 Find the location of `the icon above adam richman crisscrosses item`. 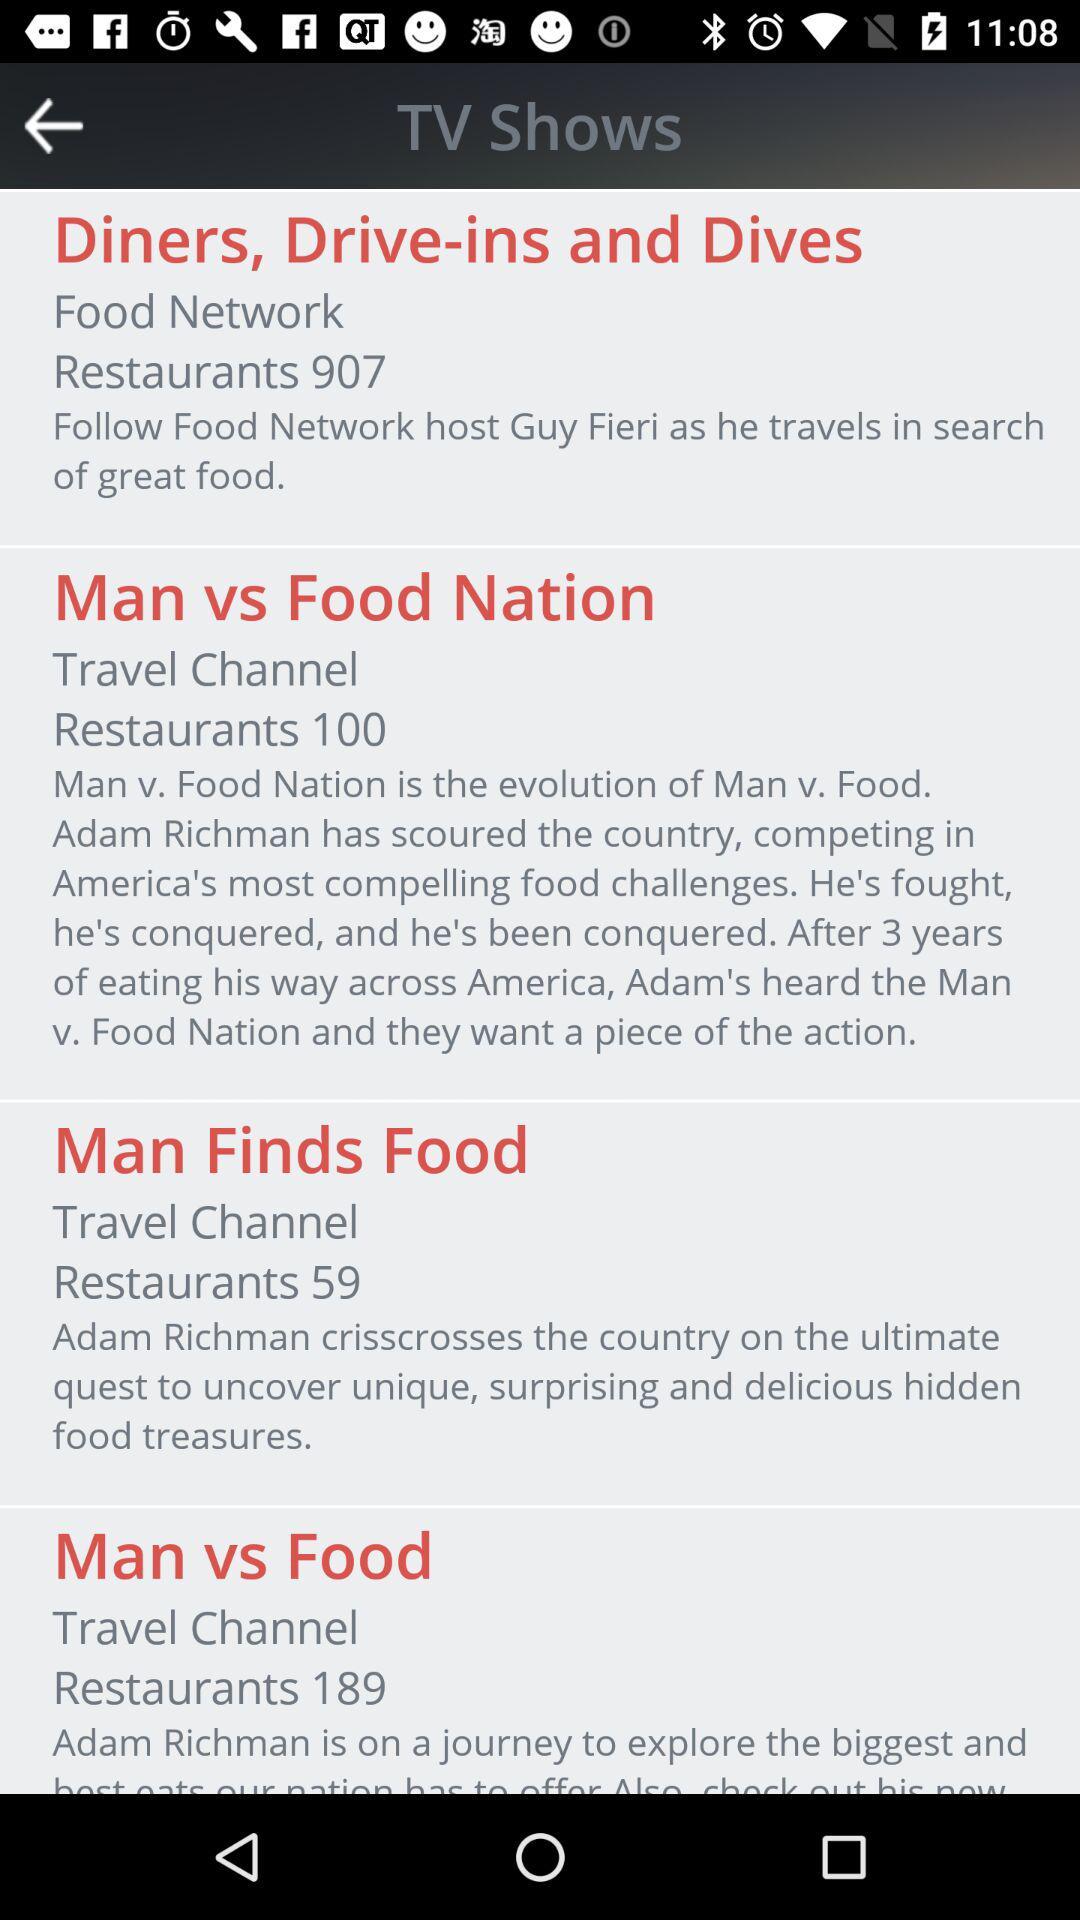

the icon above adam richman crisscrosses item is located at coordinates (207, 1281).